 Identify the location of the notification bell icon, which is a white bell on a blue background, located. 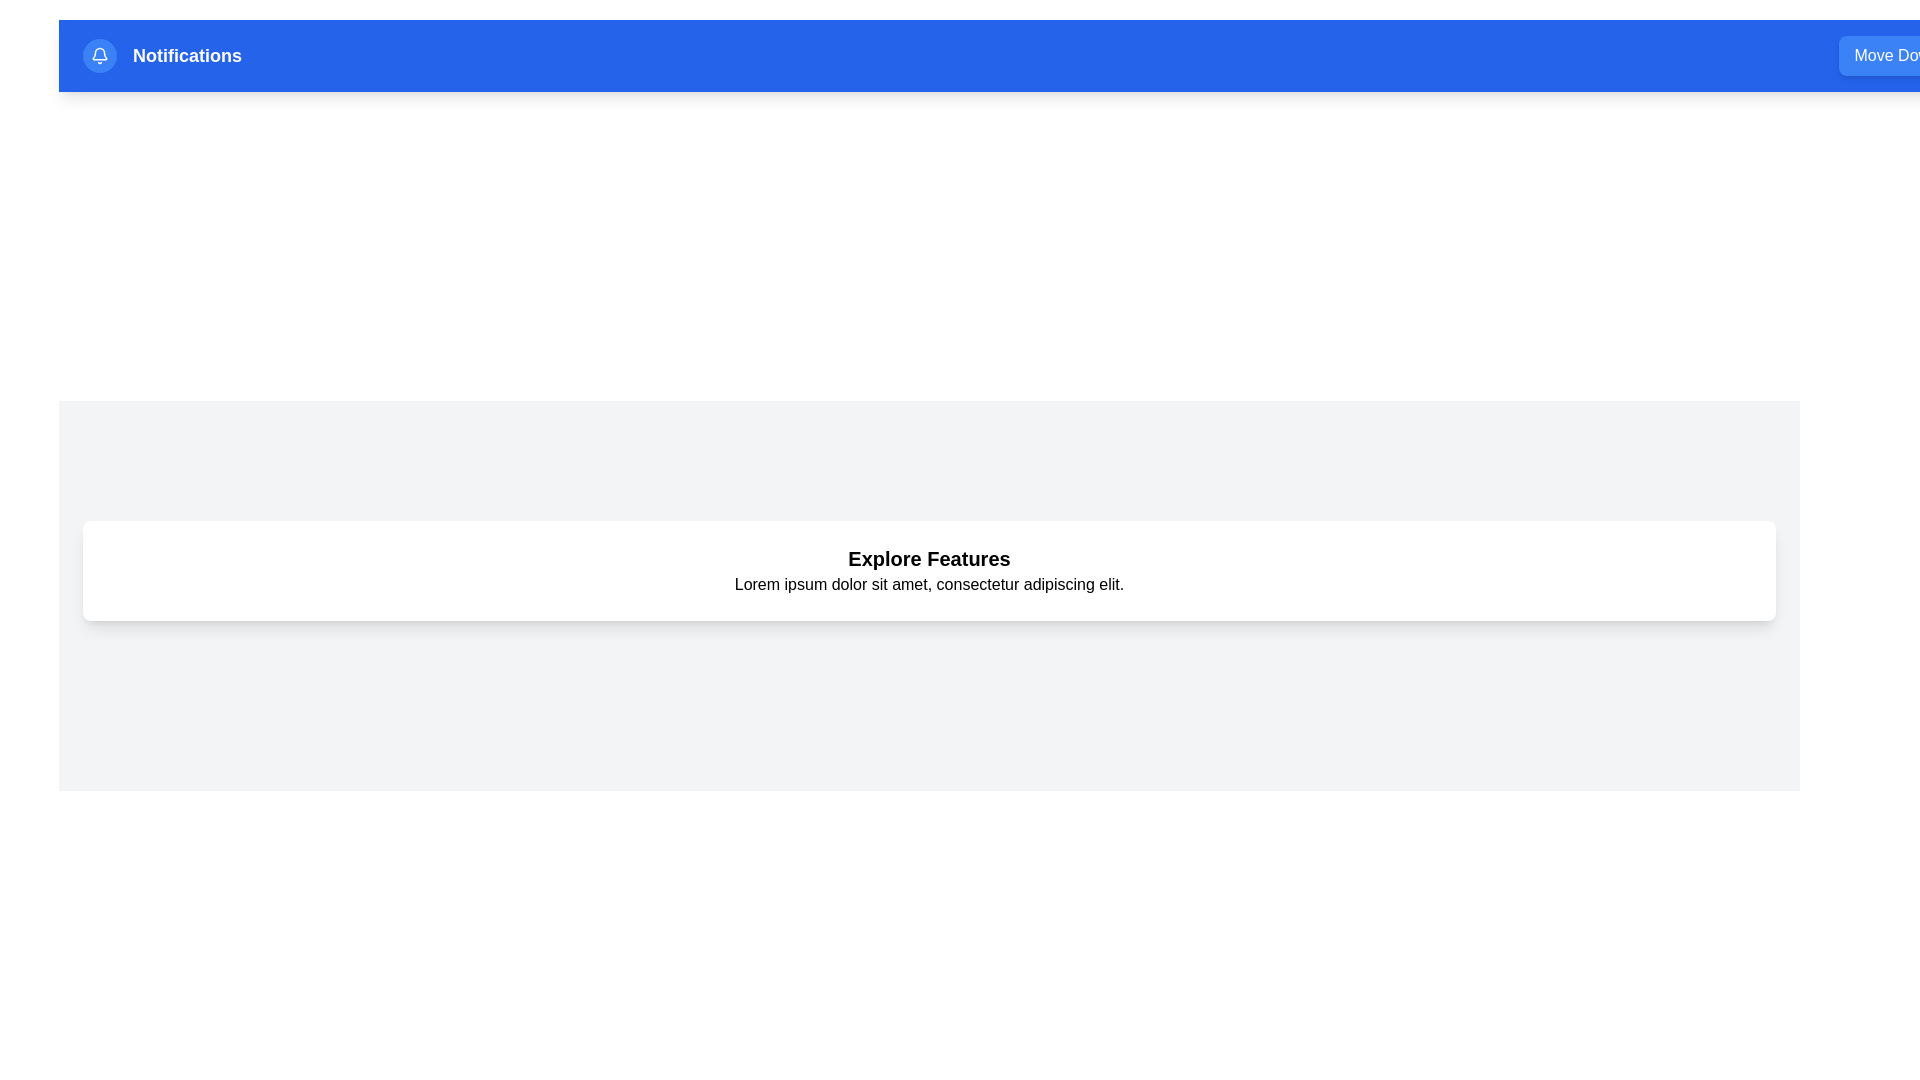
(99, 55).